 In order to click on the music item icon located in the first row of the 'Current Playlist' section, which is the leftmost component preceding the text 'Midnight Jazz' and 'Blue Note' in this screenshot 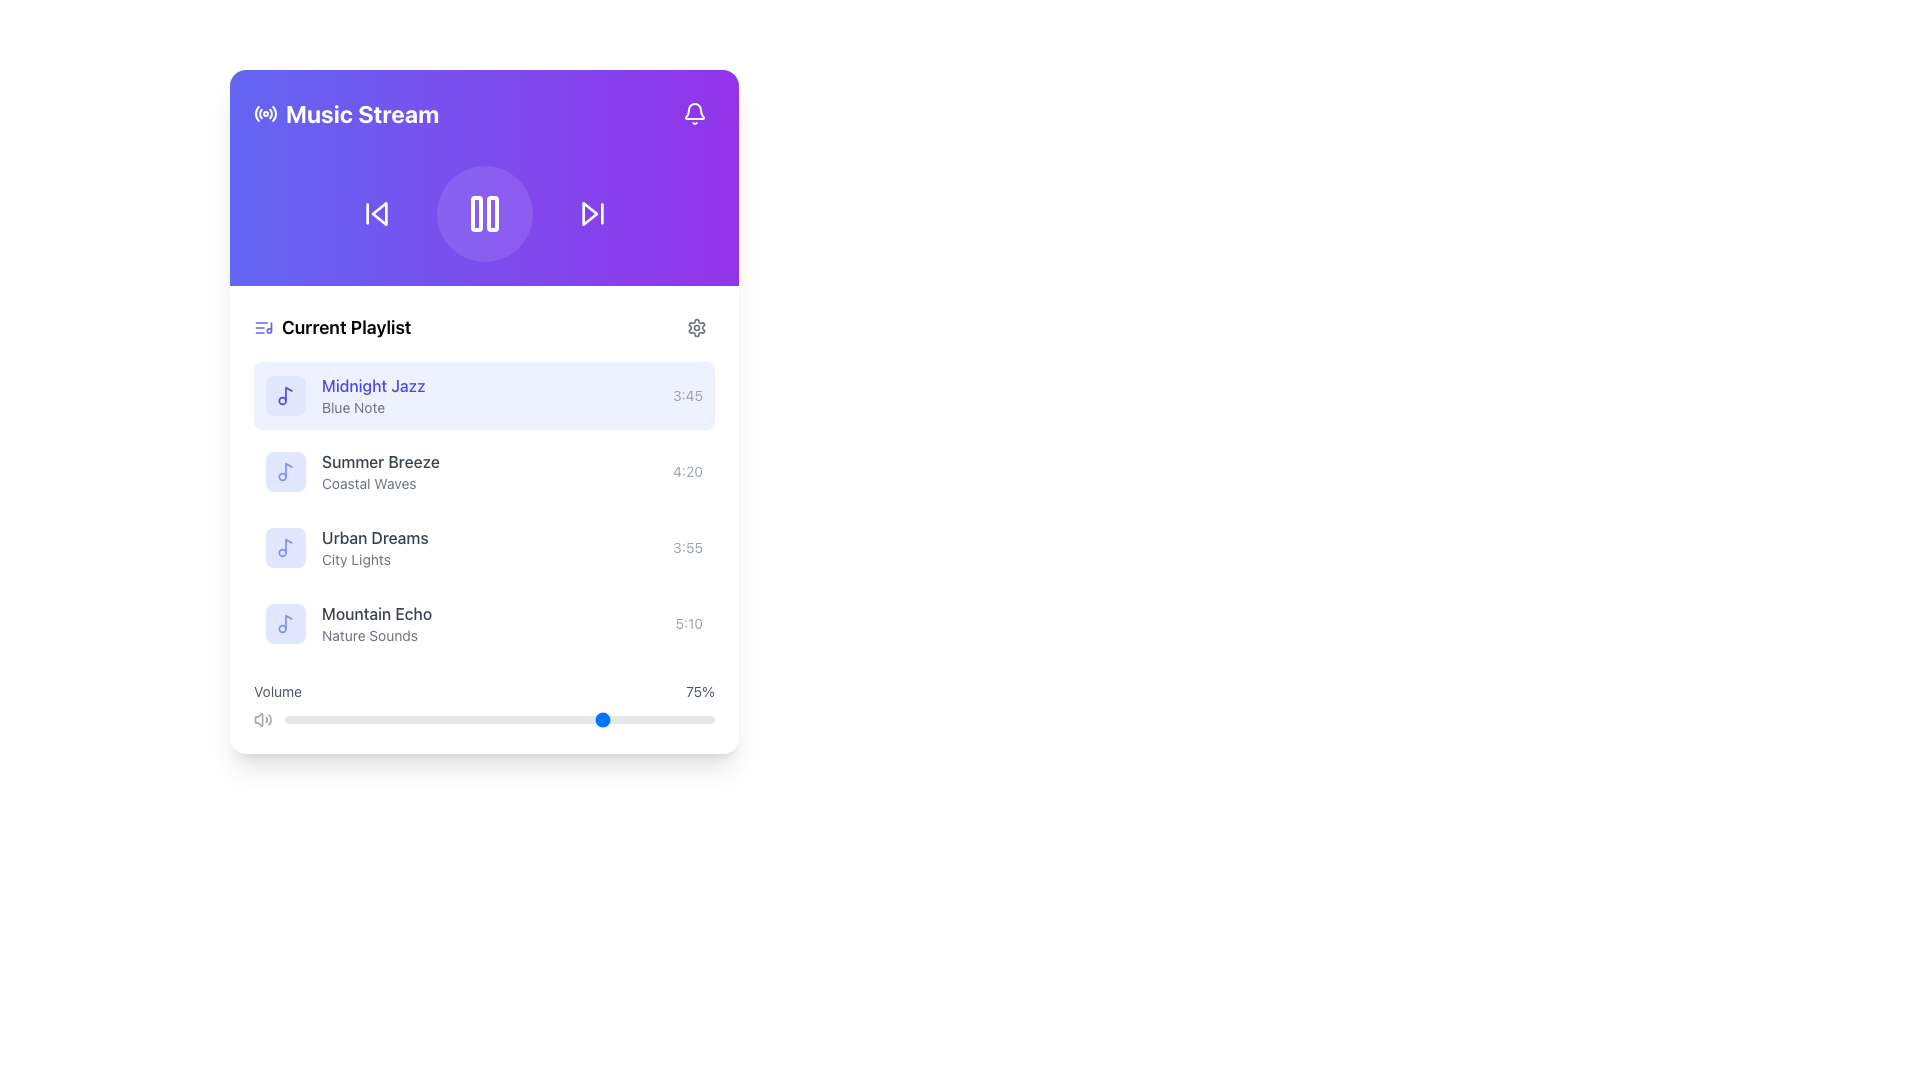, I will do `click(285, 396)`.